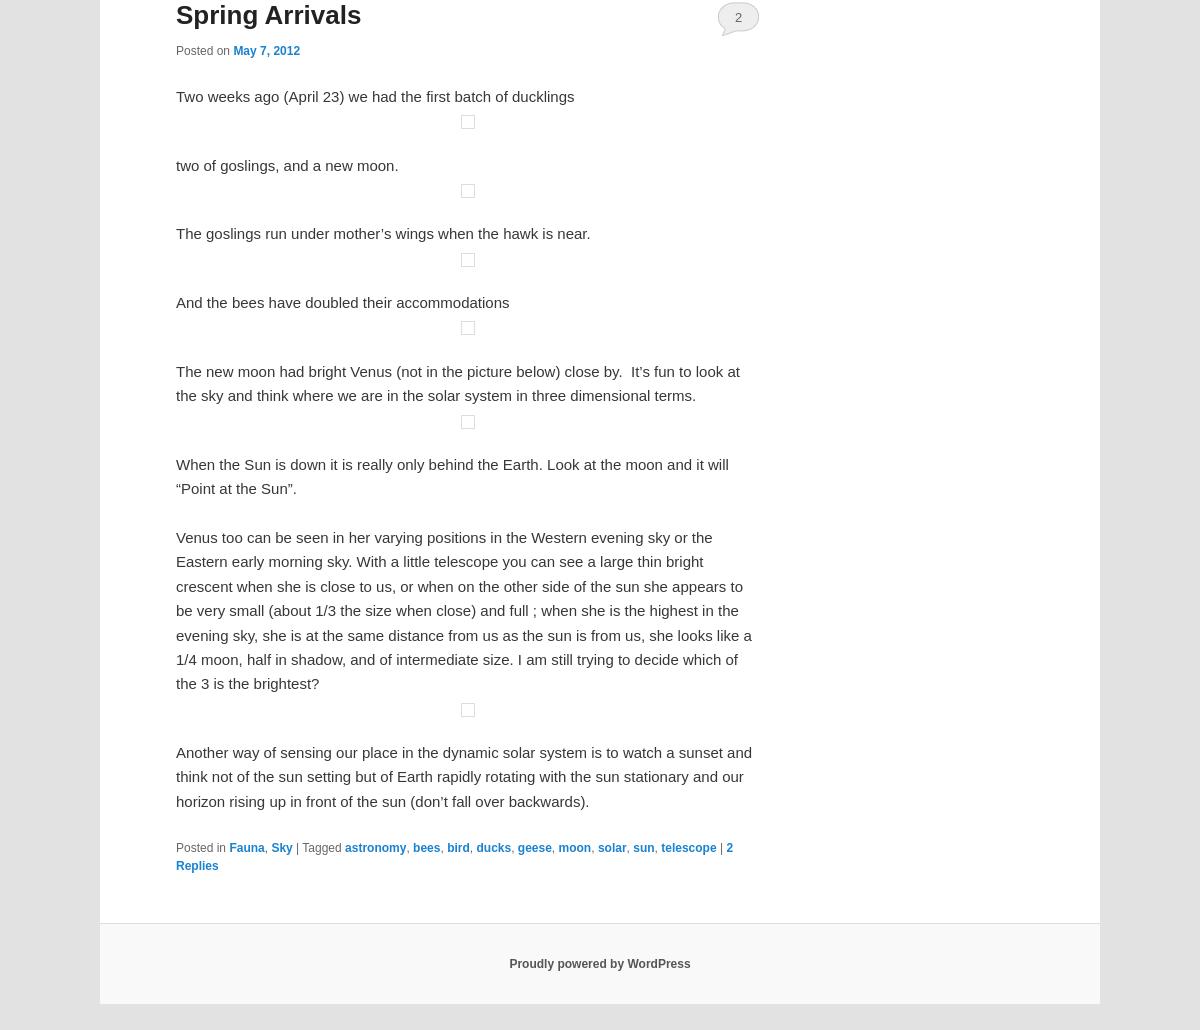 Image resolution: width=1200 pixels, height=1030 pixels. What do you see at coordinates (447, 672) in the screenshot?
I see `'bees'` at bounding box center [447, 672].